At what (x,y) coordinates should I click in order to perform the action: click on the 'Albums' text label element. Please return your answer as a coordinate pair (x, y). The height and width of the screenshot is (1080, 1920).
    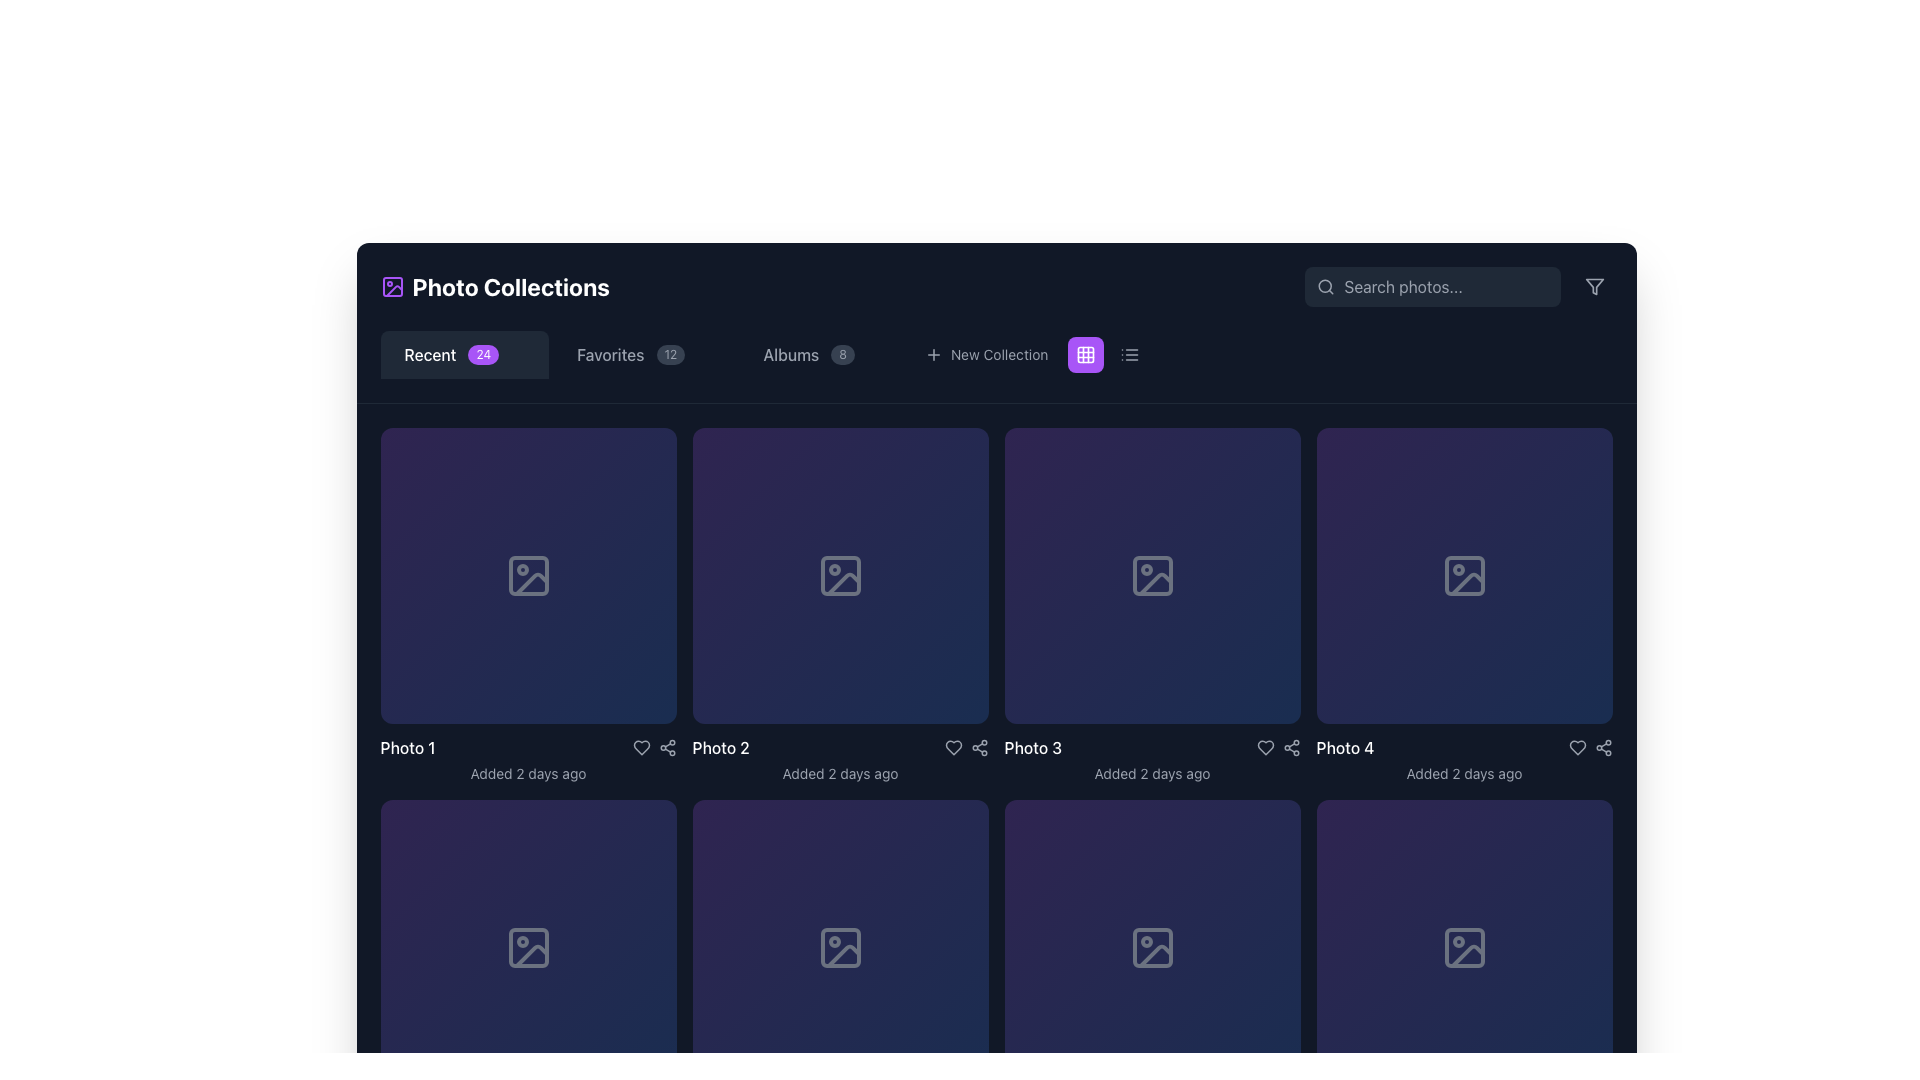
    Looking at the image, I should click on (790, 353).